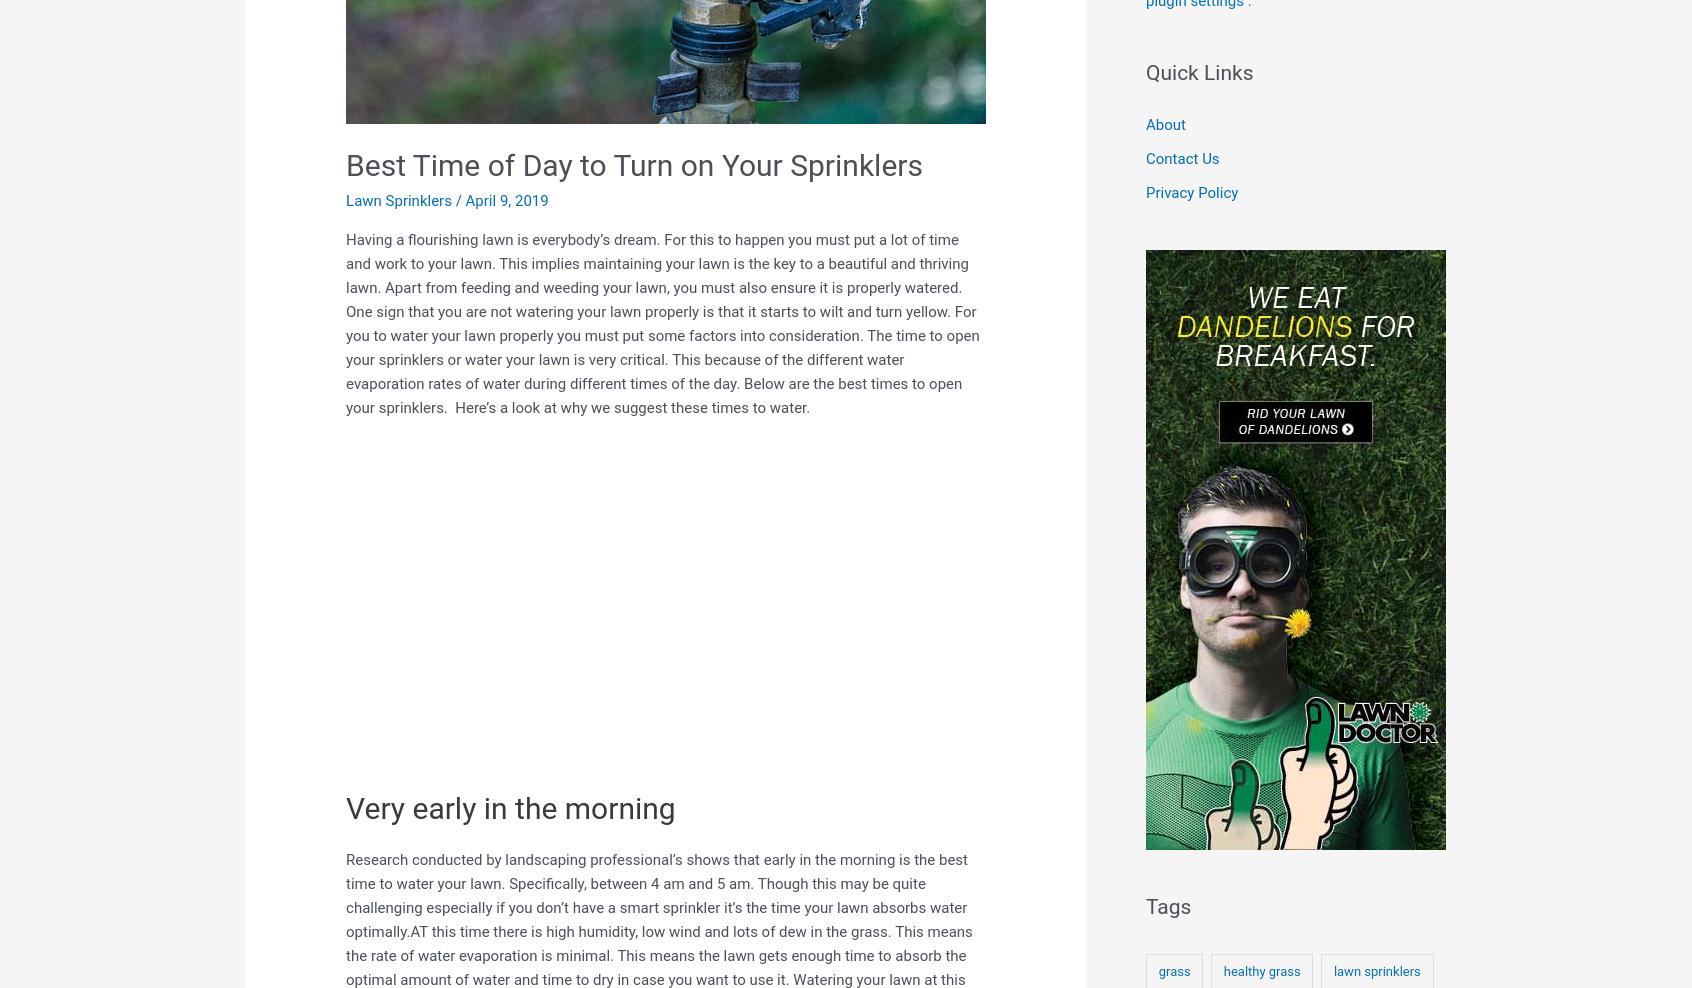 Image resolution: width=1692 pixels, height=988 pixels. What do you see at coordinates (1173, 970) in the screenshot?
I see `'grass'` at bounding box center [1173, 970].